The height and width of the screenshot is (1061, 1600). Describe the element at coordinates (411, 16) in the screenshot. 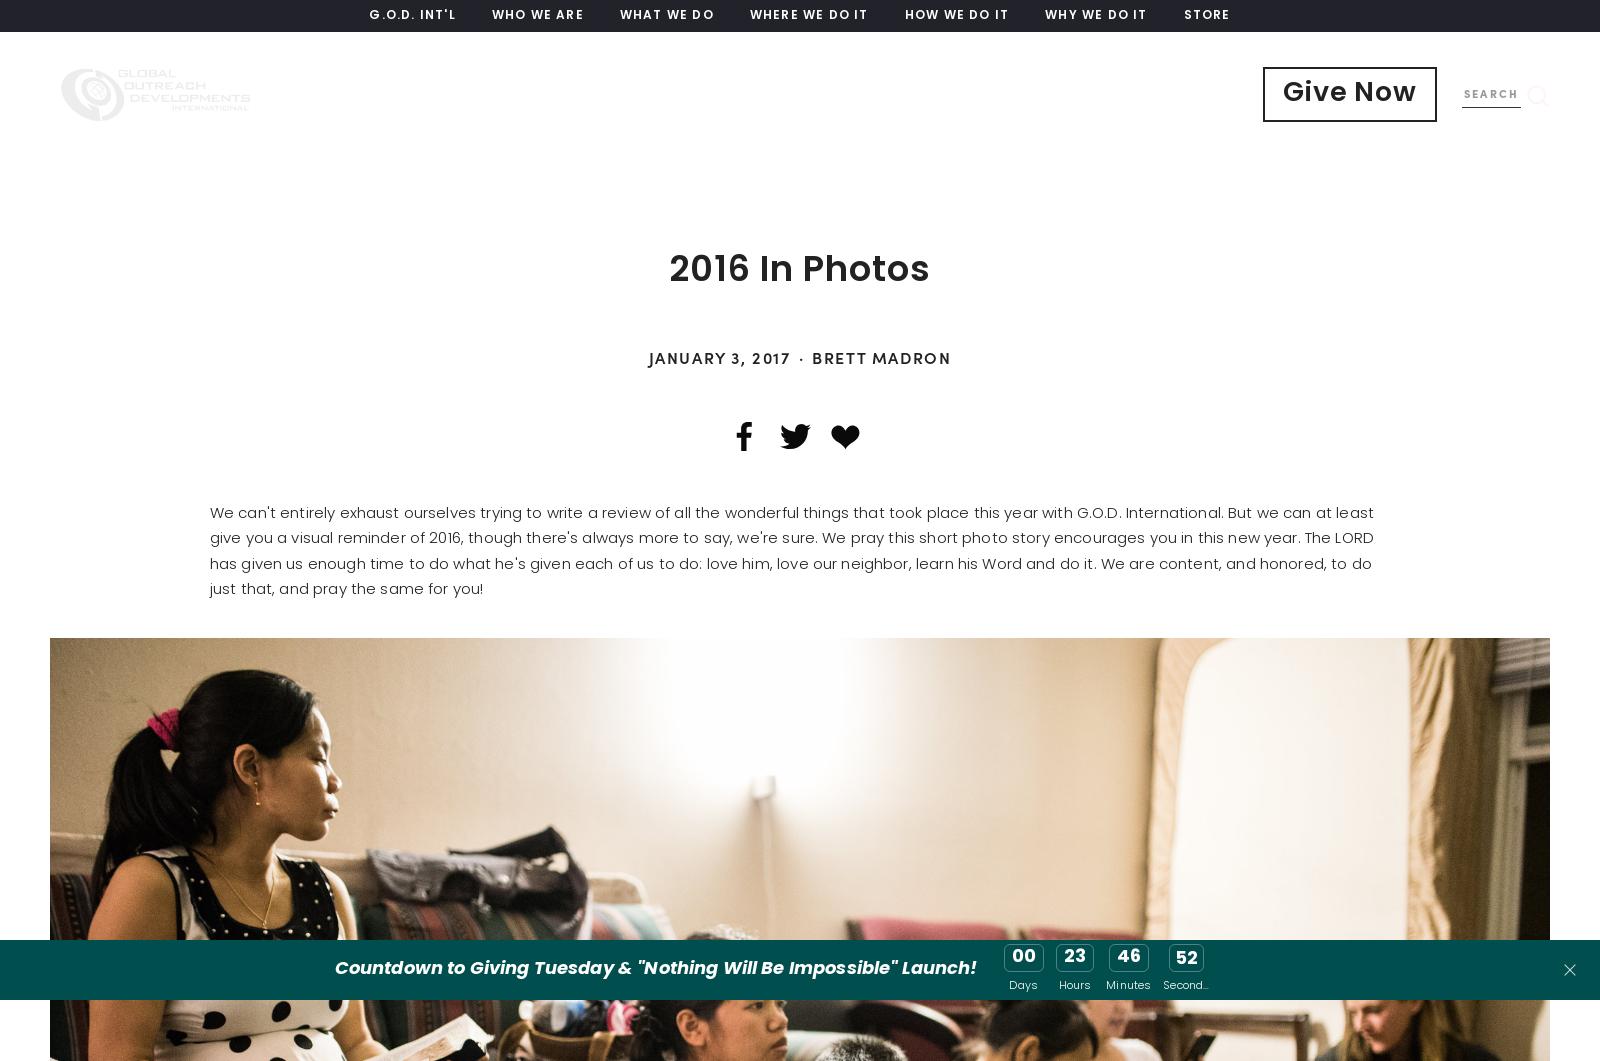

I see `'G.O.D. Int'l'` at that location.